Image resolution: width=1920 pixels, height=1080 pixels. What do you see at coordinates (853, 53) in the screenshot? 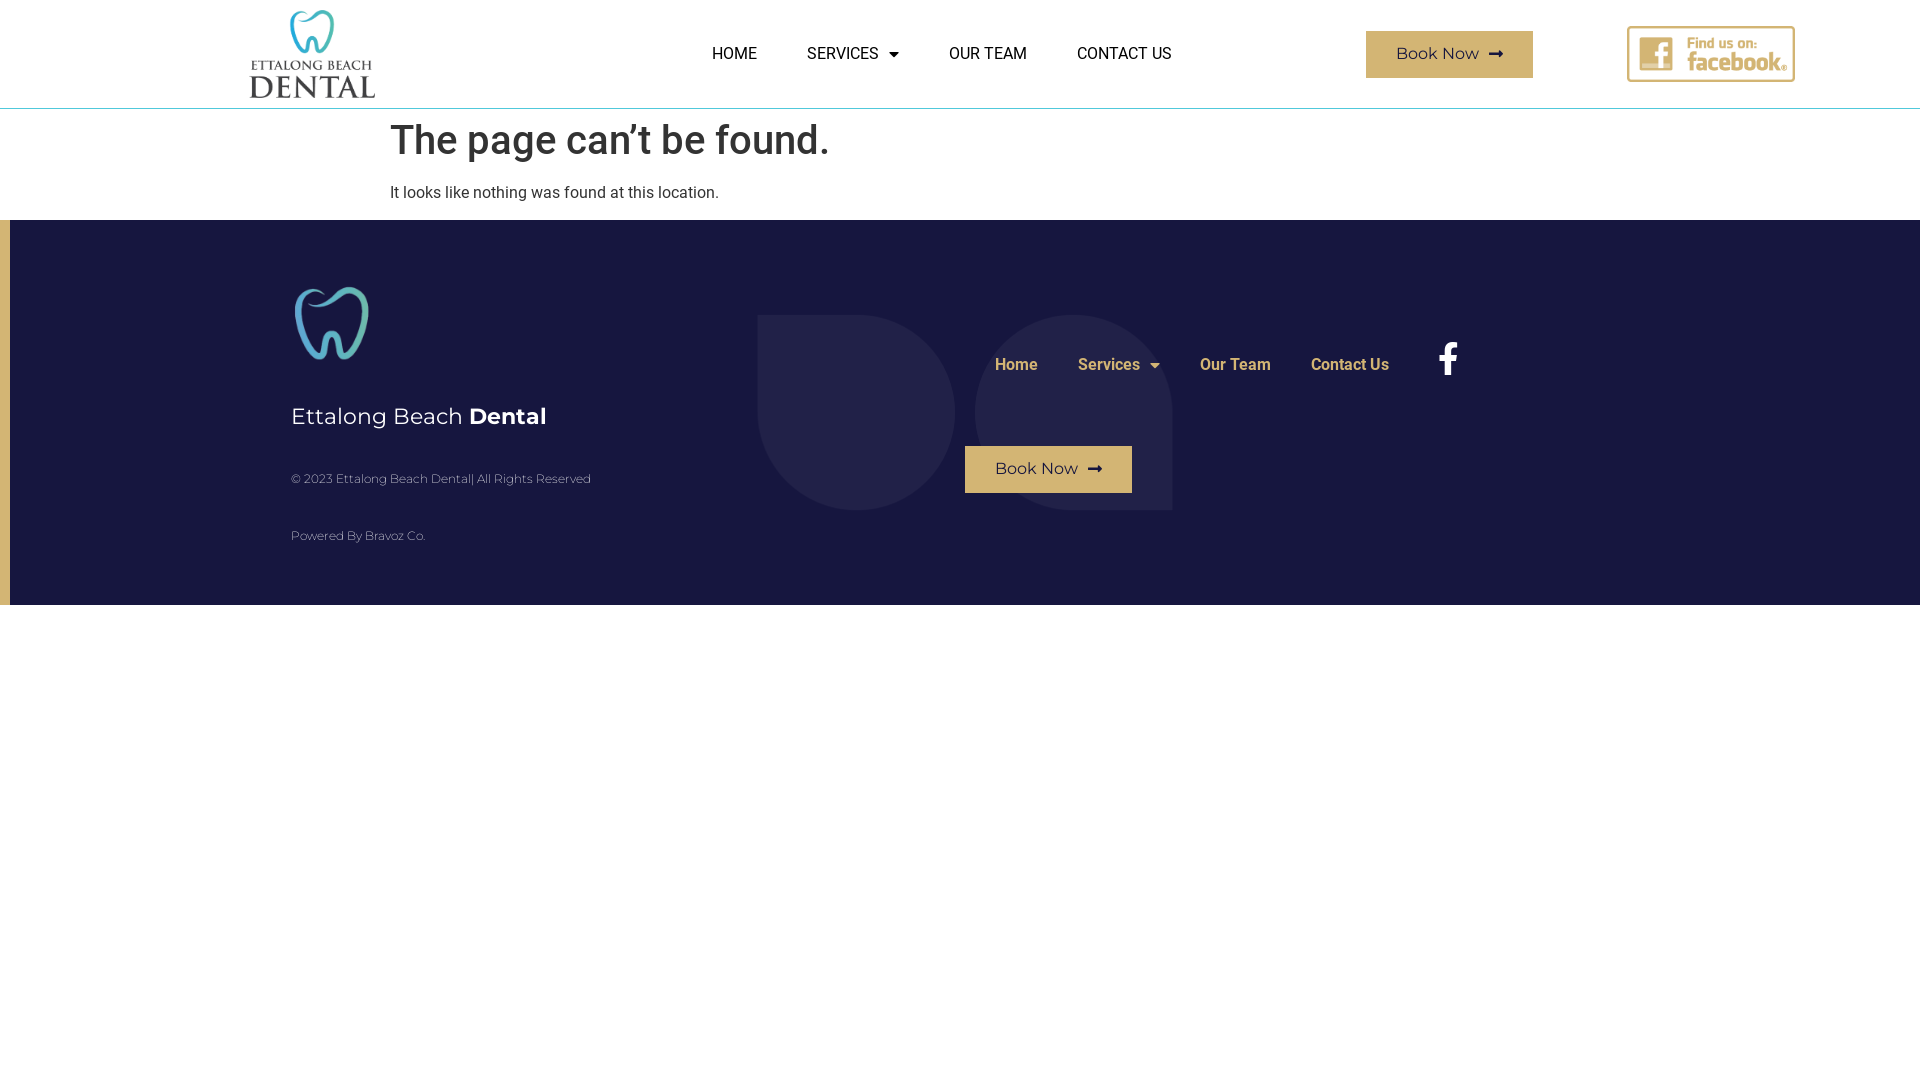
I see `'SERVICES'` at bounding box center [853, 53].